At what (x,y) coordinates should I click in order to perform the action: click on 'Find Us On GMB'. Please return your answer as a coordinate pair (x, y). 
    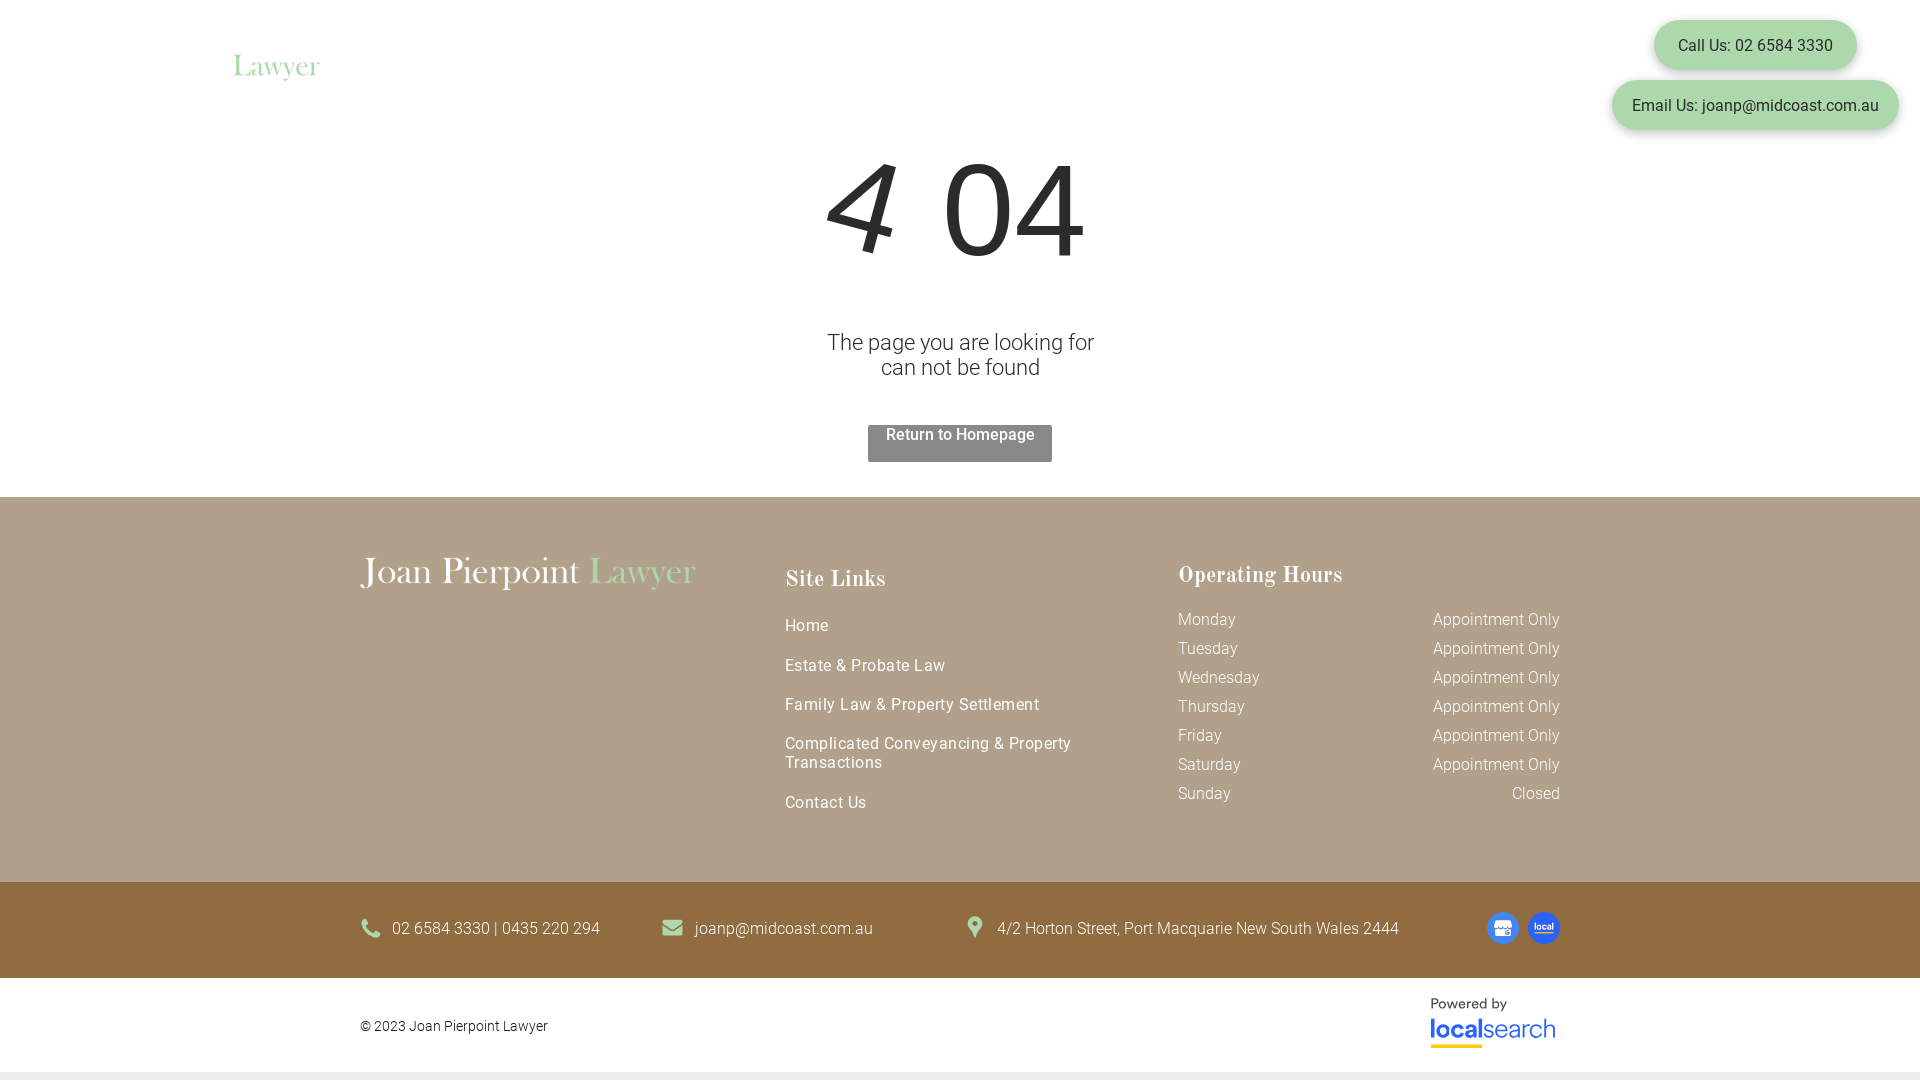
    Looking at the image, I should click on (1502, 928).